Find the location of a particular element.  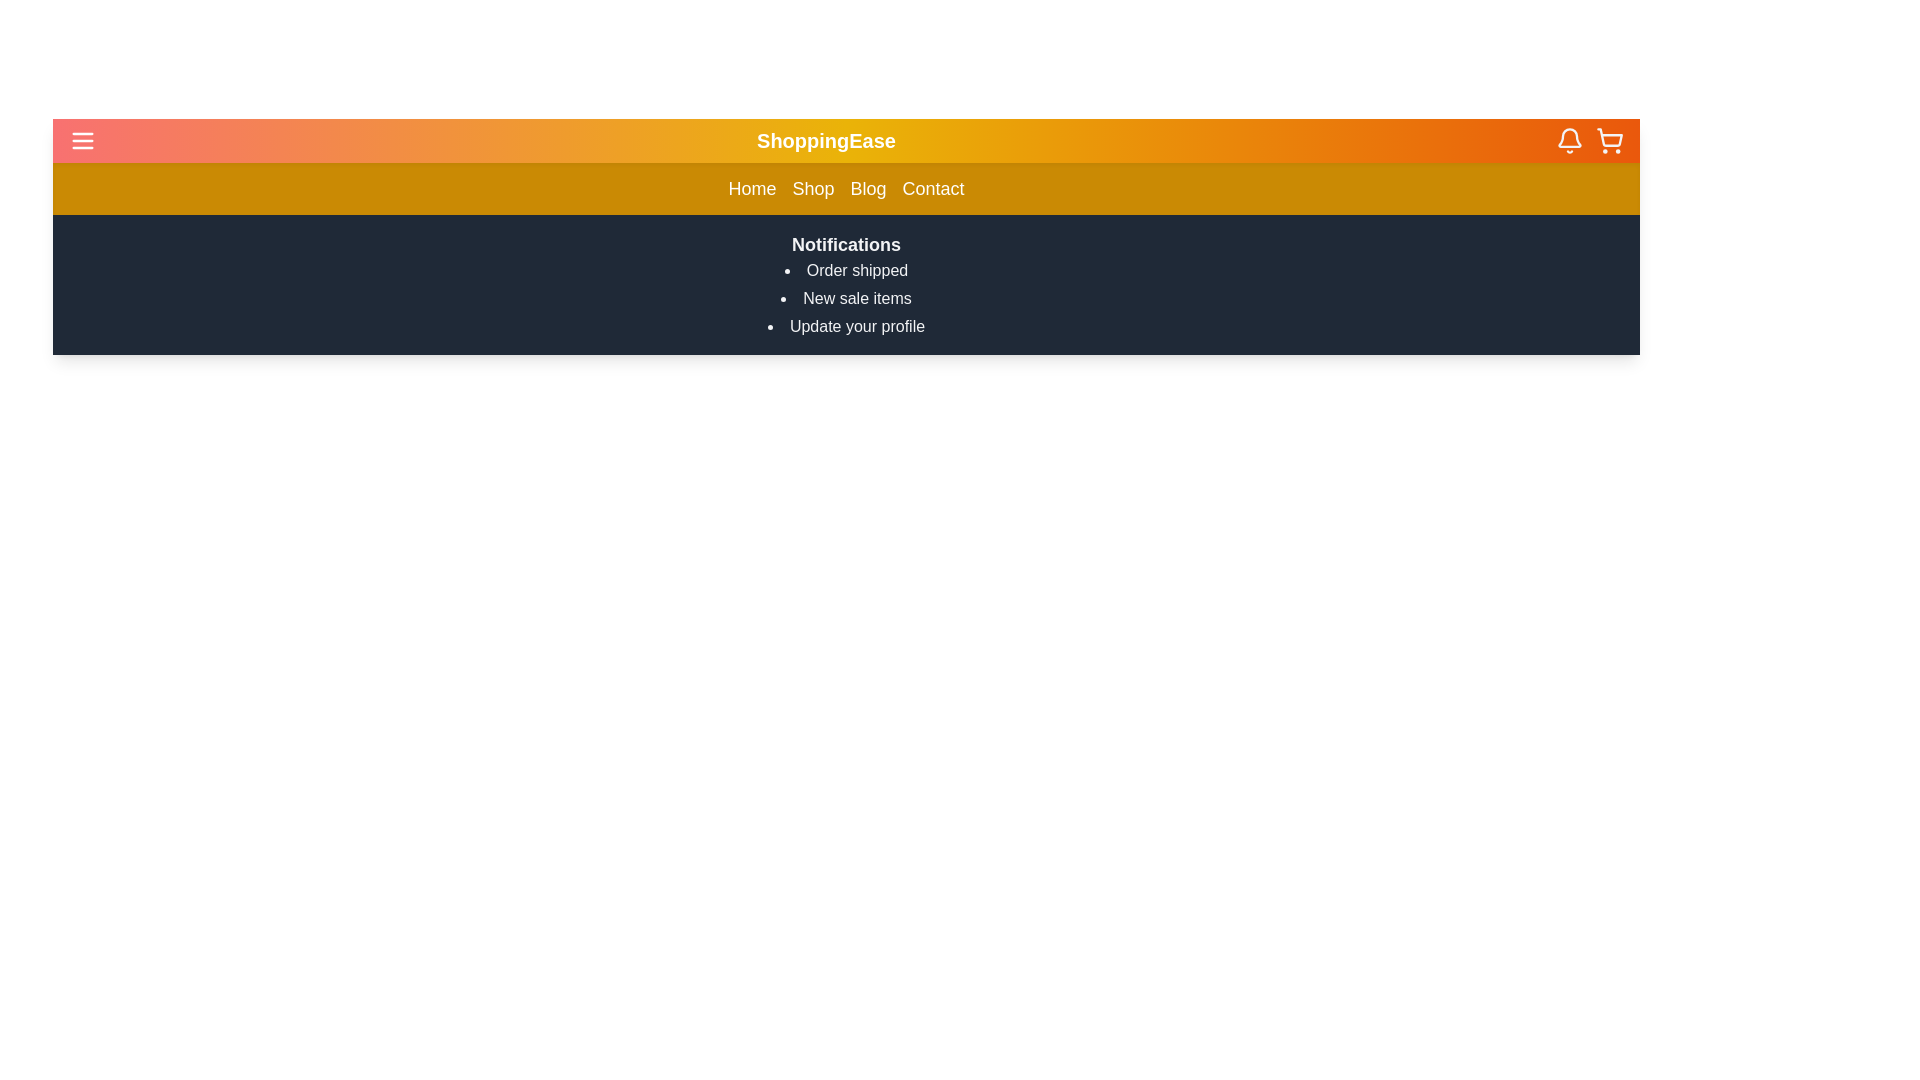

the text label that serves as the title for the notification section, which is centrally positioned at the top of the section containing additional list items is located at coordinates (846, 244).